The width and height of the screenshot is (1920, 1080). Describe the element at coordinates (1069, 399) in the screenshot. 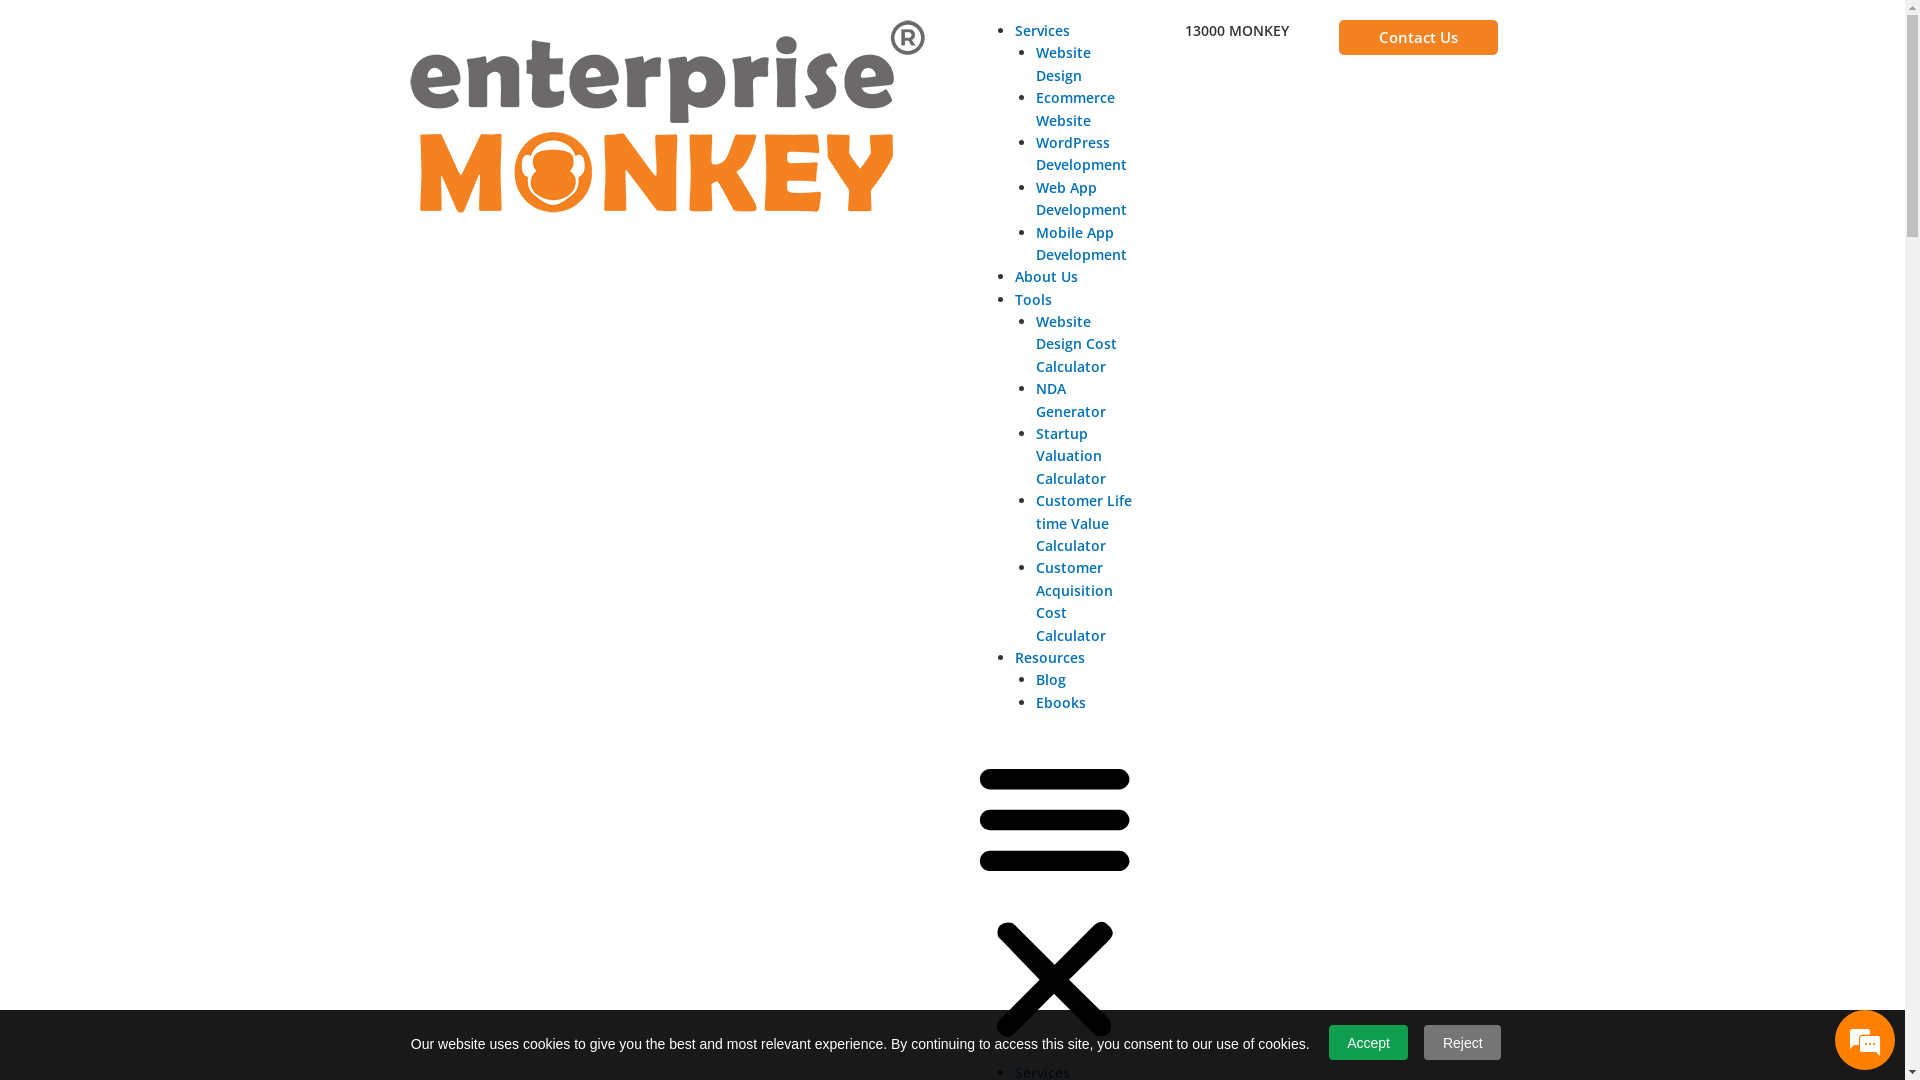

I see `'NDA Generator'` at that location.